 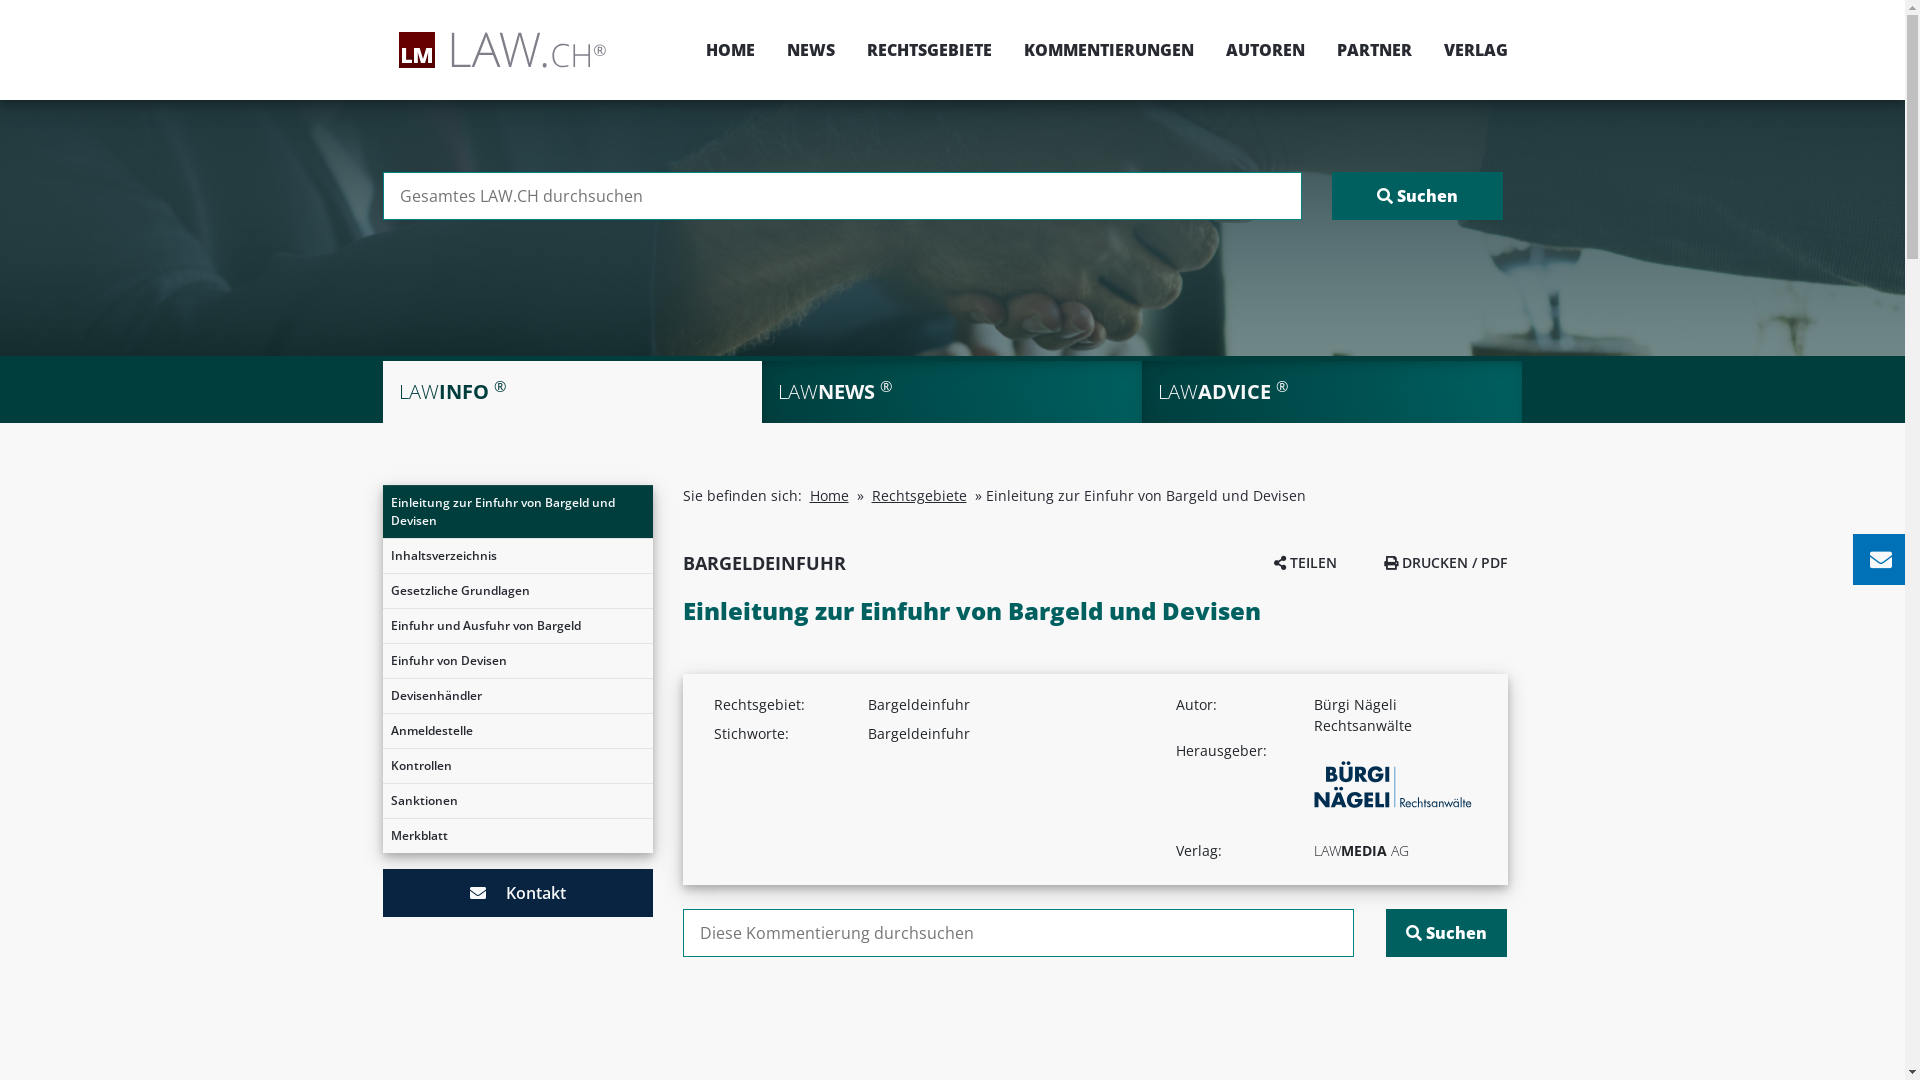 What do you see at coordinates (382, 196) in the screenshot?
I see `'Suchen nach:'` at bounding box center [382, 196].